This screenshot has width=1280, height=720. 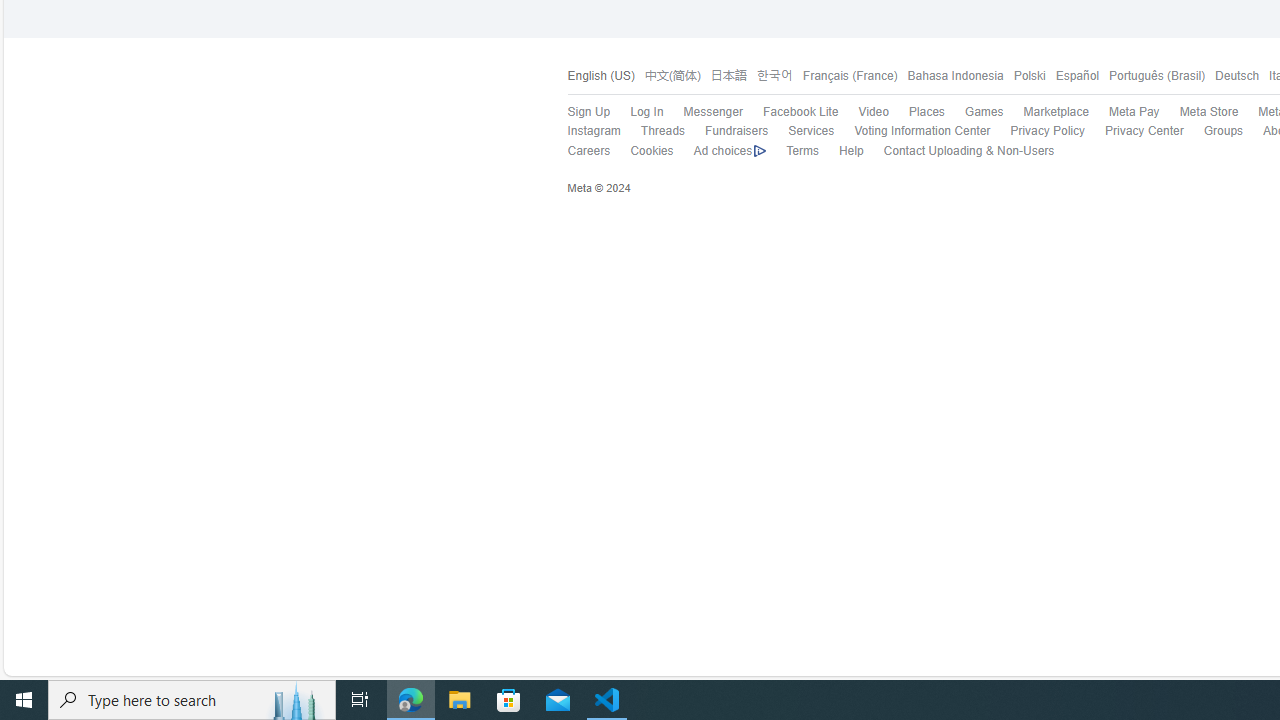 I want to click on 'Ad choices', so click(x=728, y=150).